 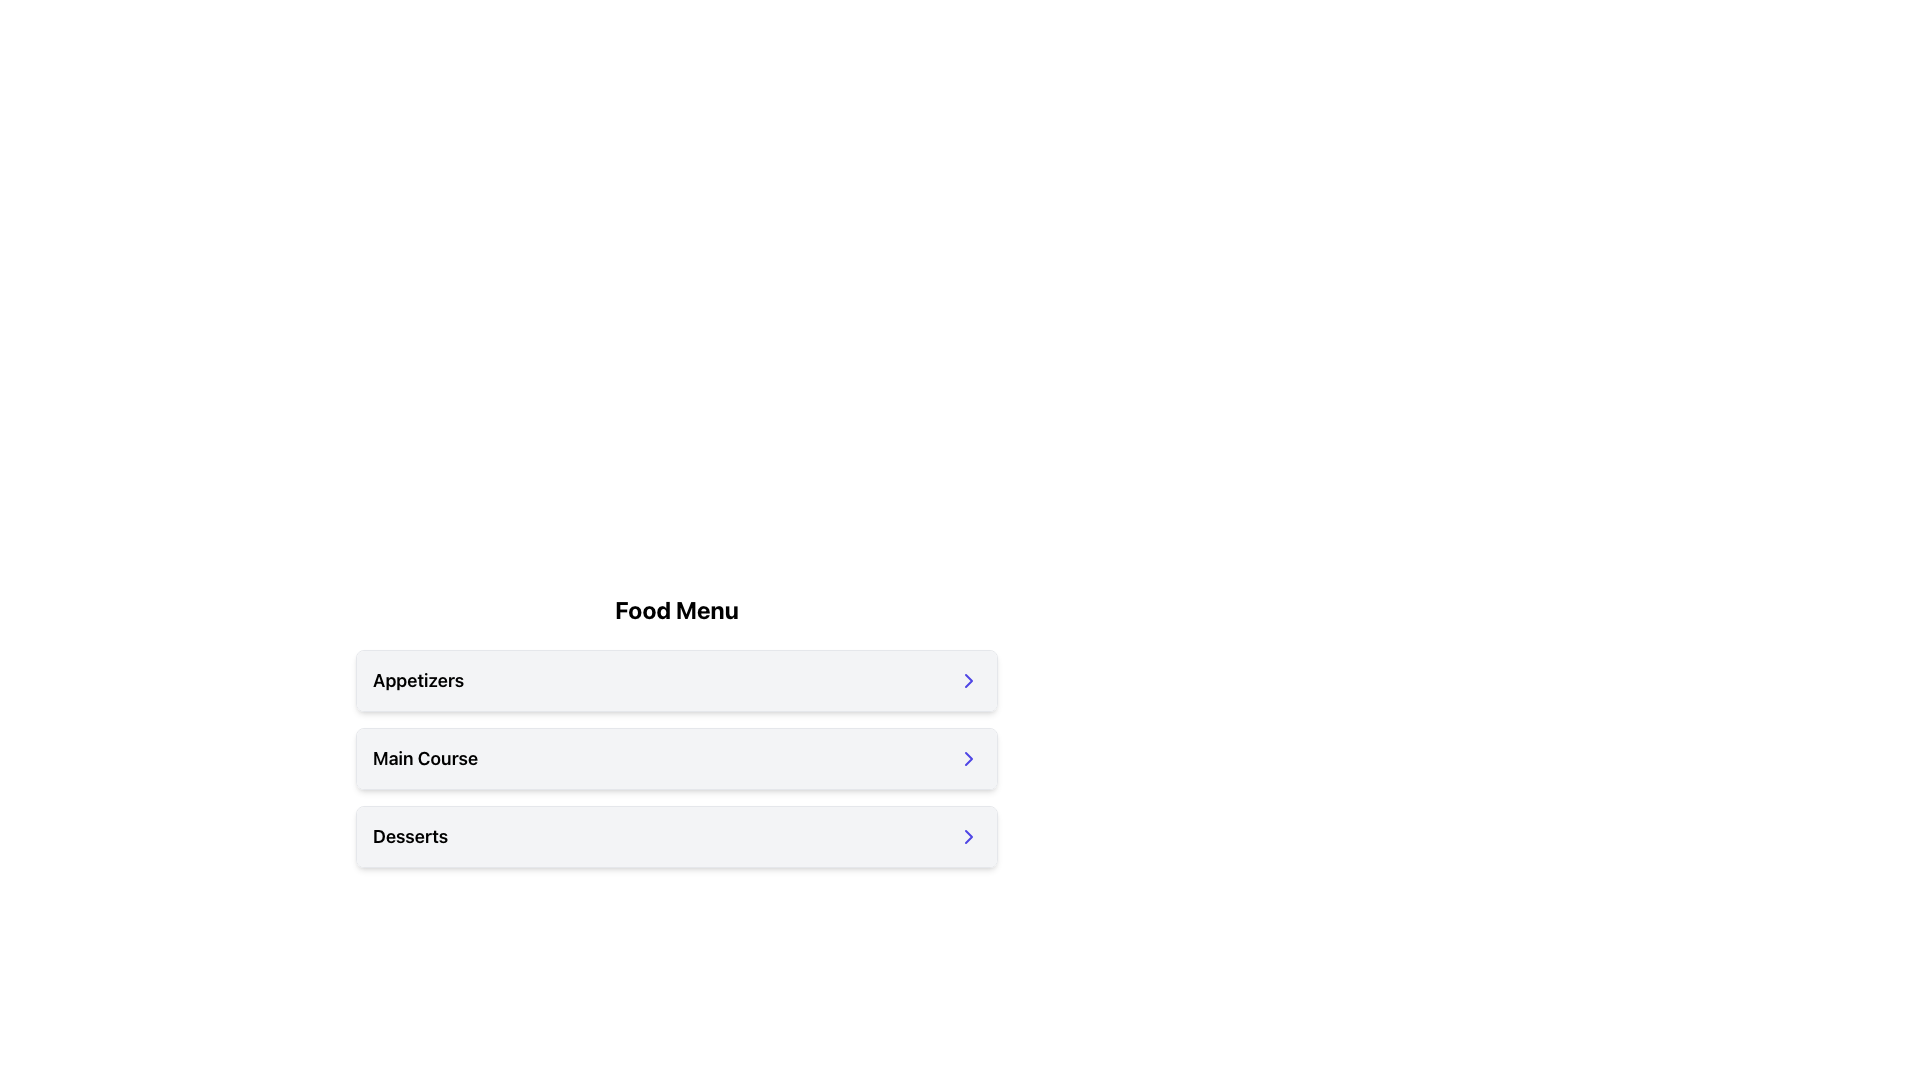 What do you see at coordinates (424, 759) in the screenshot?
I see `the 'Main Course' text label, which is the second element in a horizontally aligned menu section containing 'Appetizers', 'Main Course', and 'Desserts'` at bounding box center [424, 759].